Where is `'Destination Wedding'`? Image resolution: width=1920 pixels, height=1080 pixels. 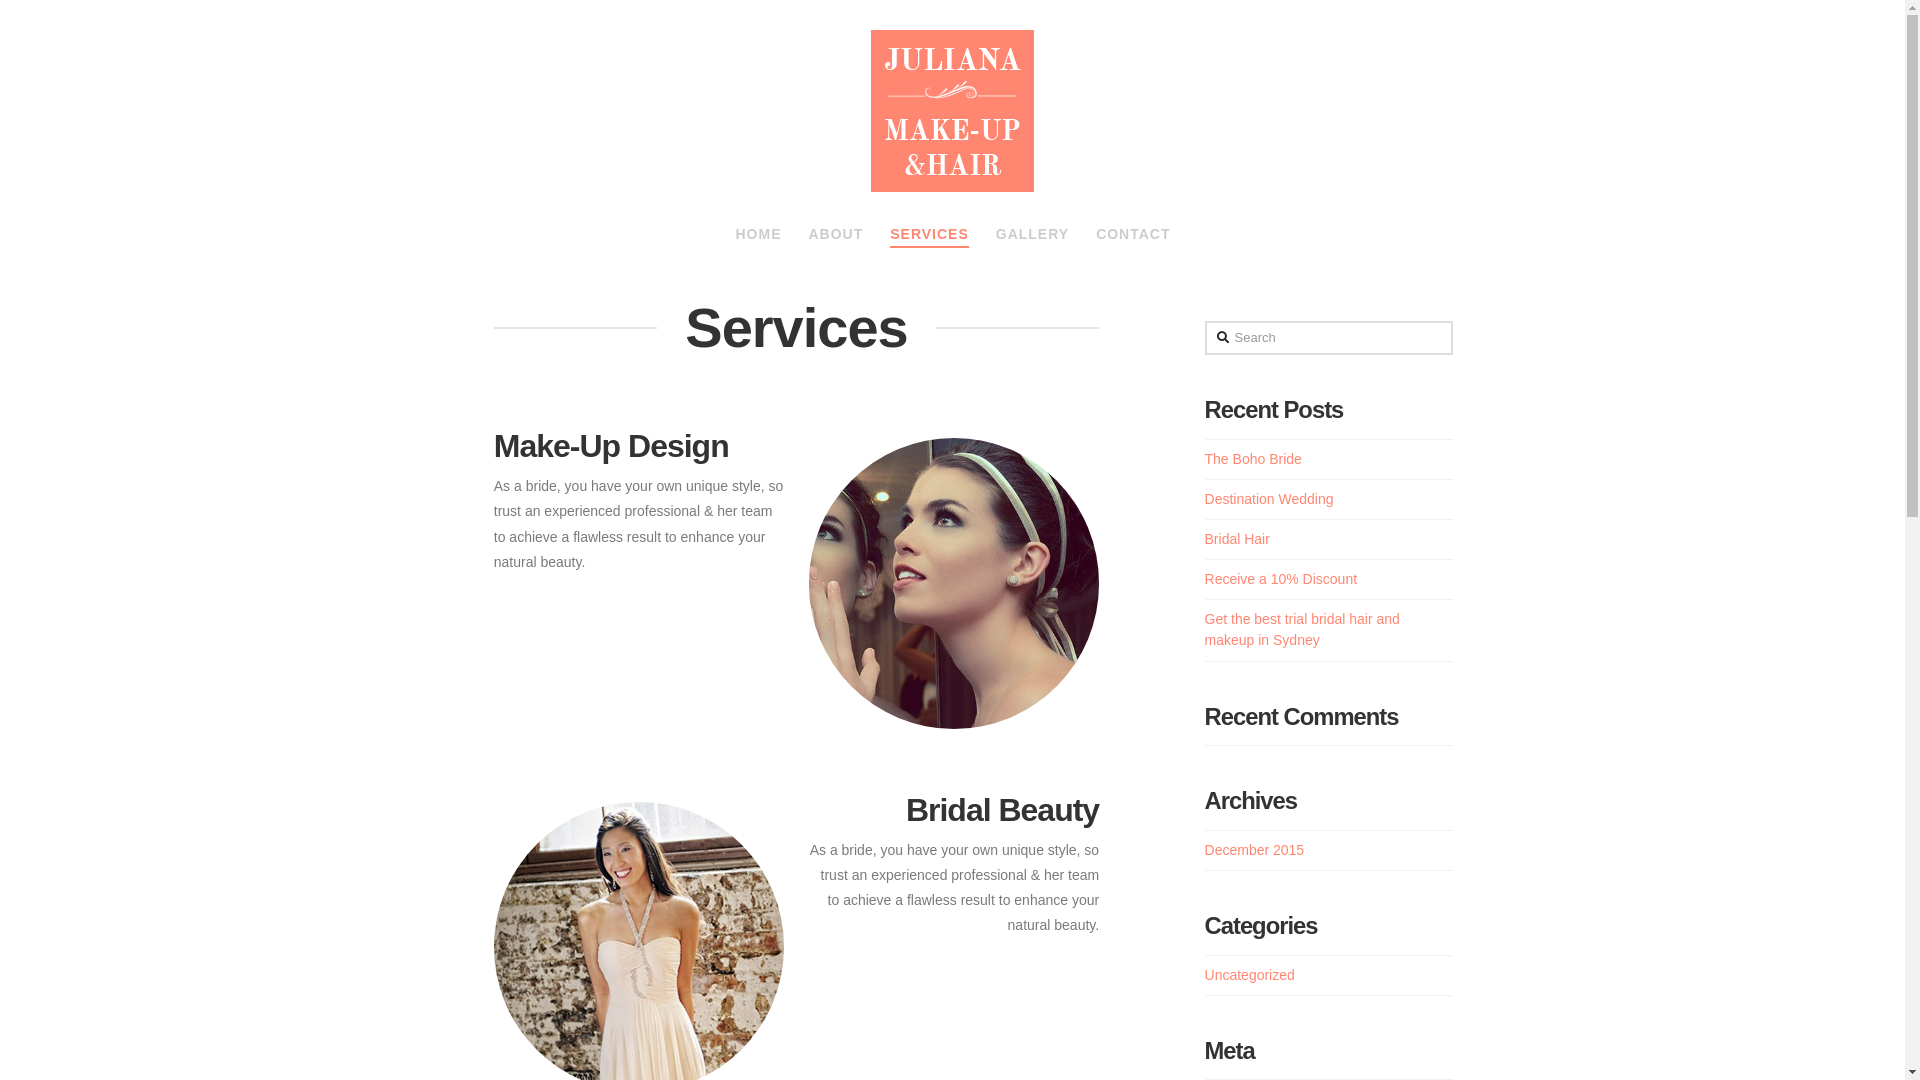
'Destination Wedding' is located at coordinates (1268, 497).